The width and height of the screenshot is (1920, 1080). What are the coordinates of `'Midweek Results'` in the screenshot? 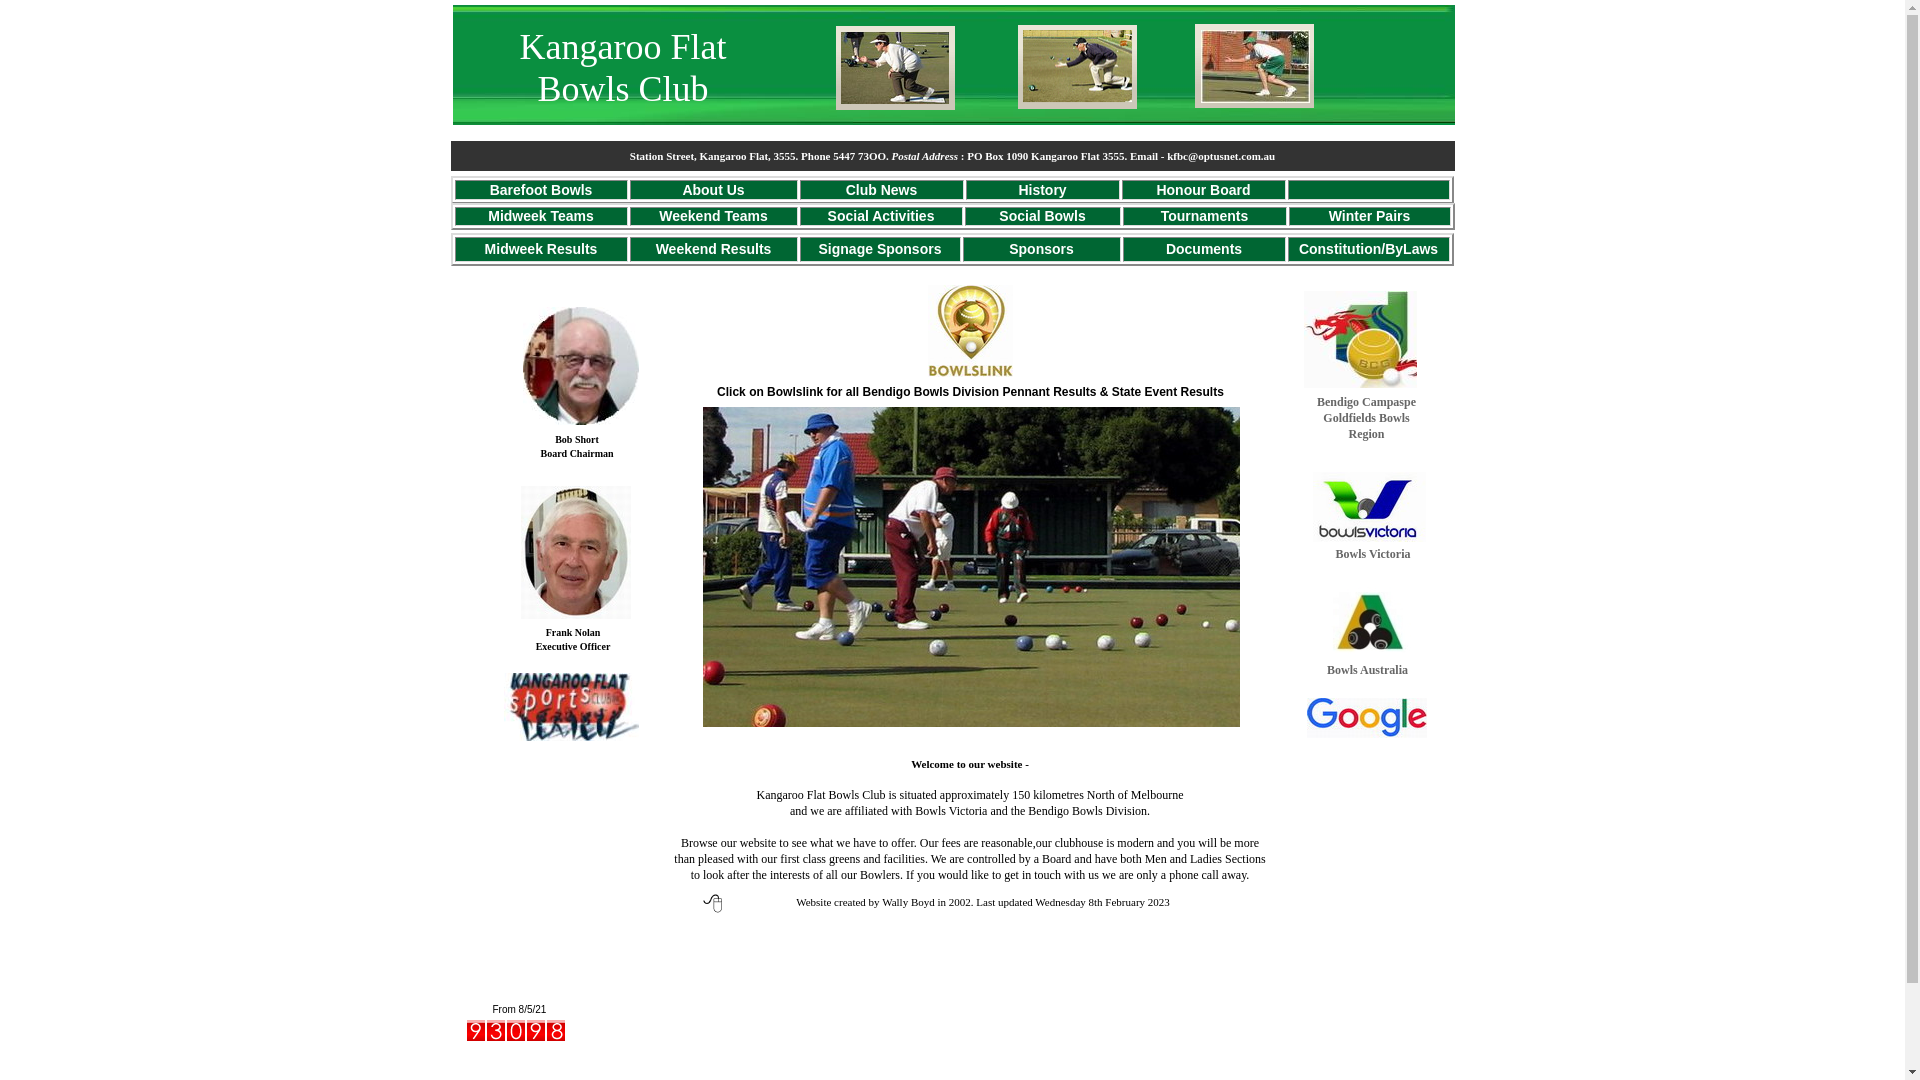 It's located at (541, 247).